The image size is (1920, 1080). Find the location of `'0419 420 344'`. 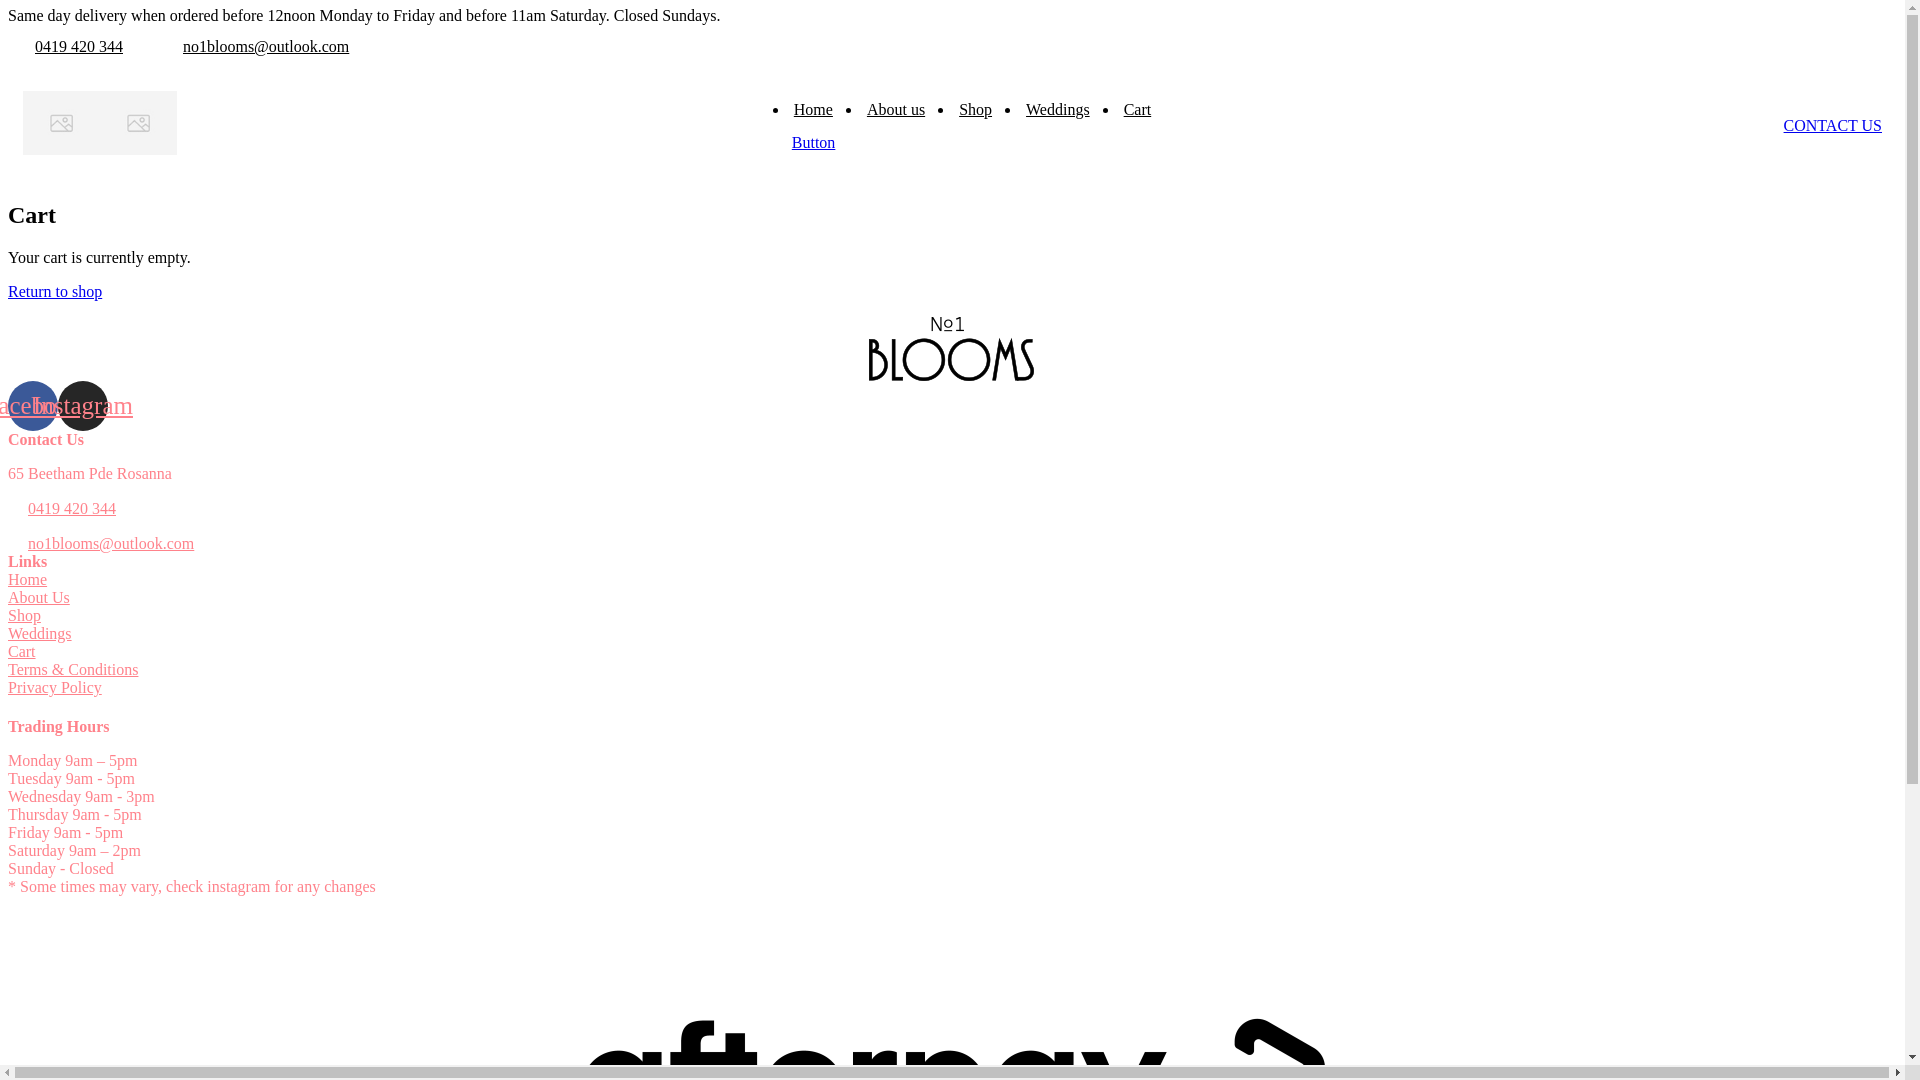

'0419 420 344' is located at coordinates (72, 508).